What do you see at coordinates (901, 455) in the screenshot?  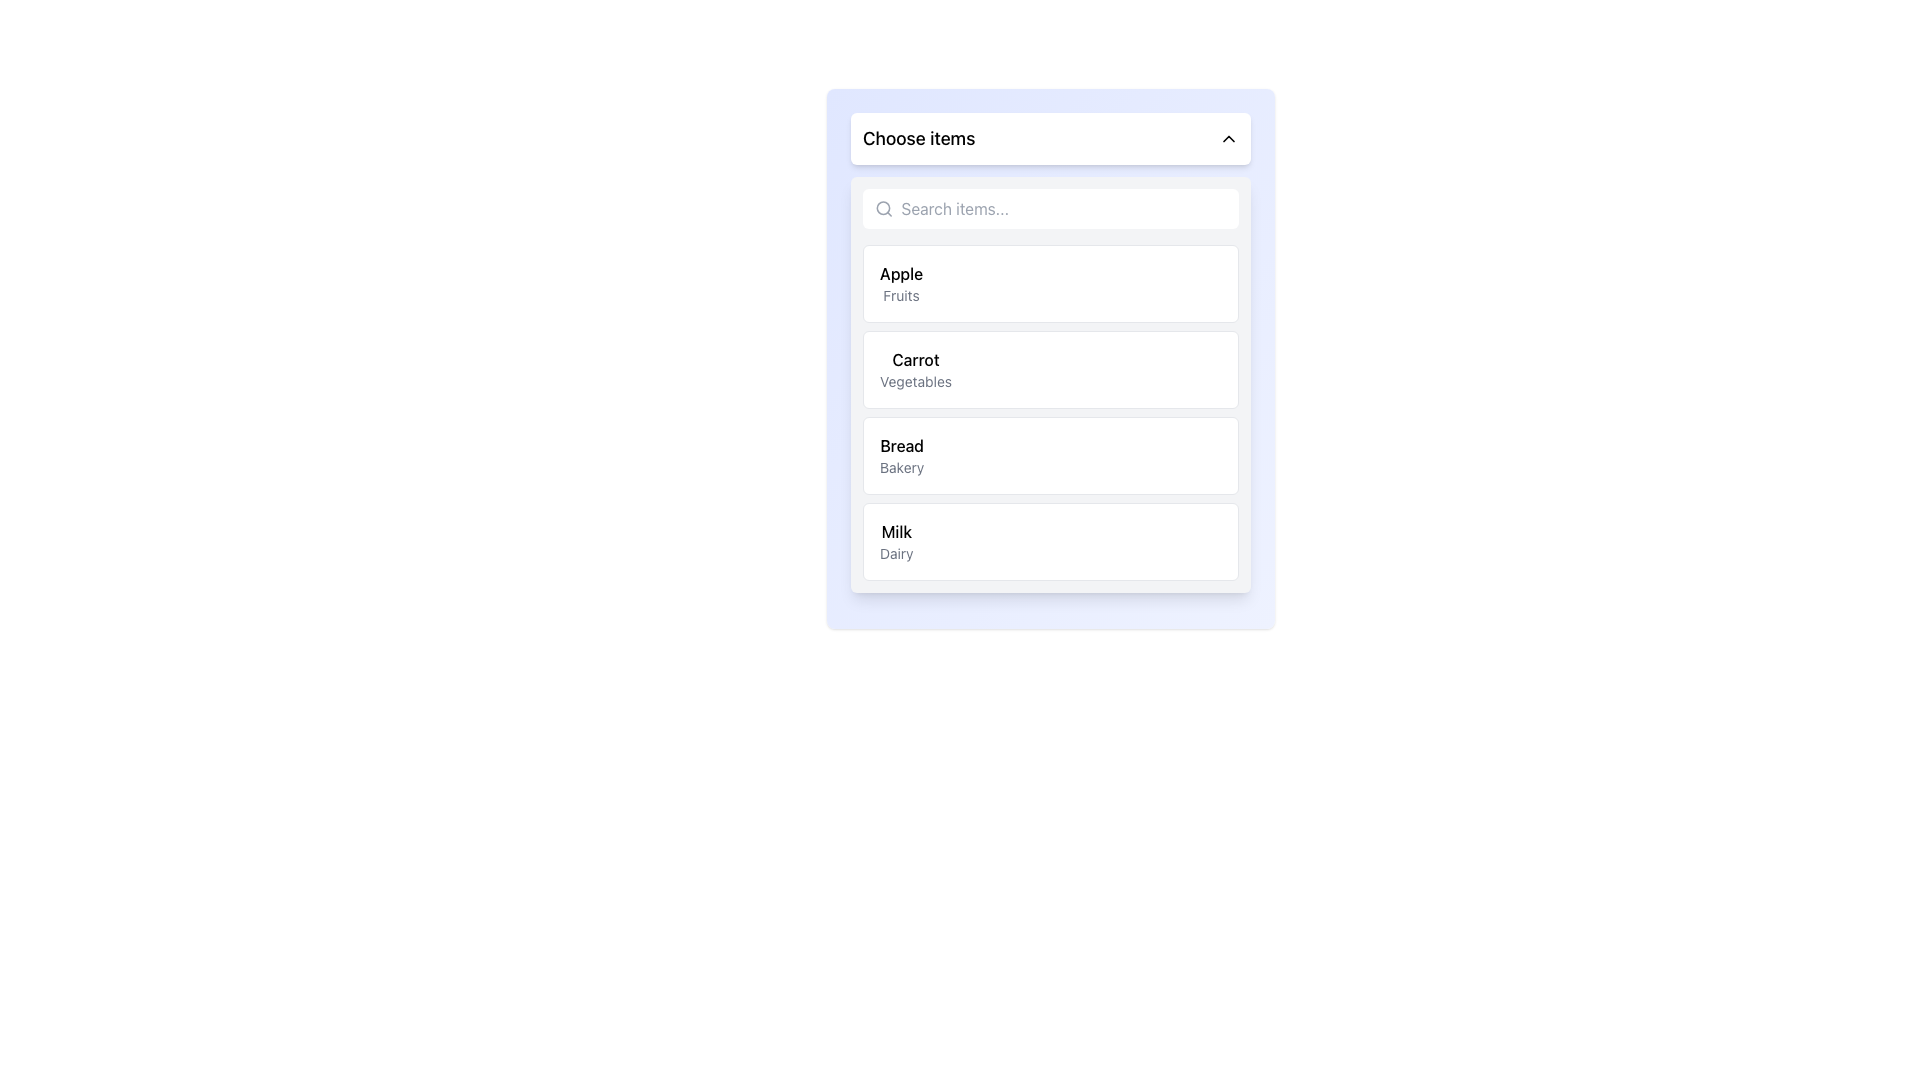 I see `text content of the label that displays 'Bread' in bold and 'Bakery' in smaller gray font, which is the third item in a vertical list within a modal, located between 'Carrot - Vegetables' and 'Milk - Dairy'` at bounding box center [901, 455].